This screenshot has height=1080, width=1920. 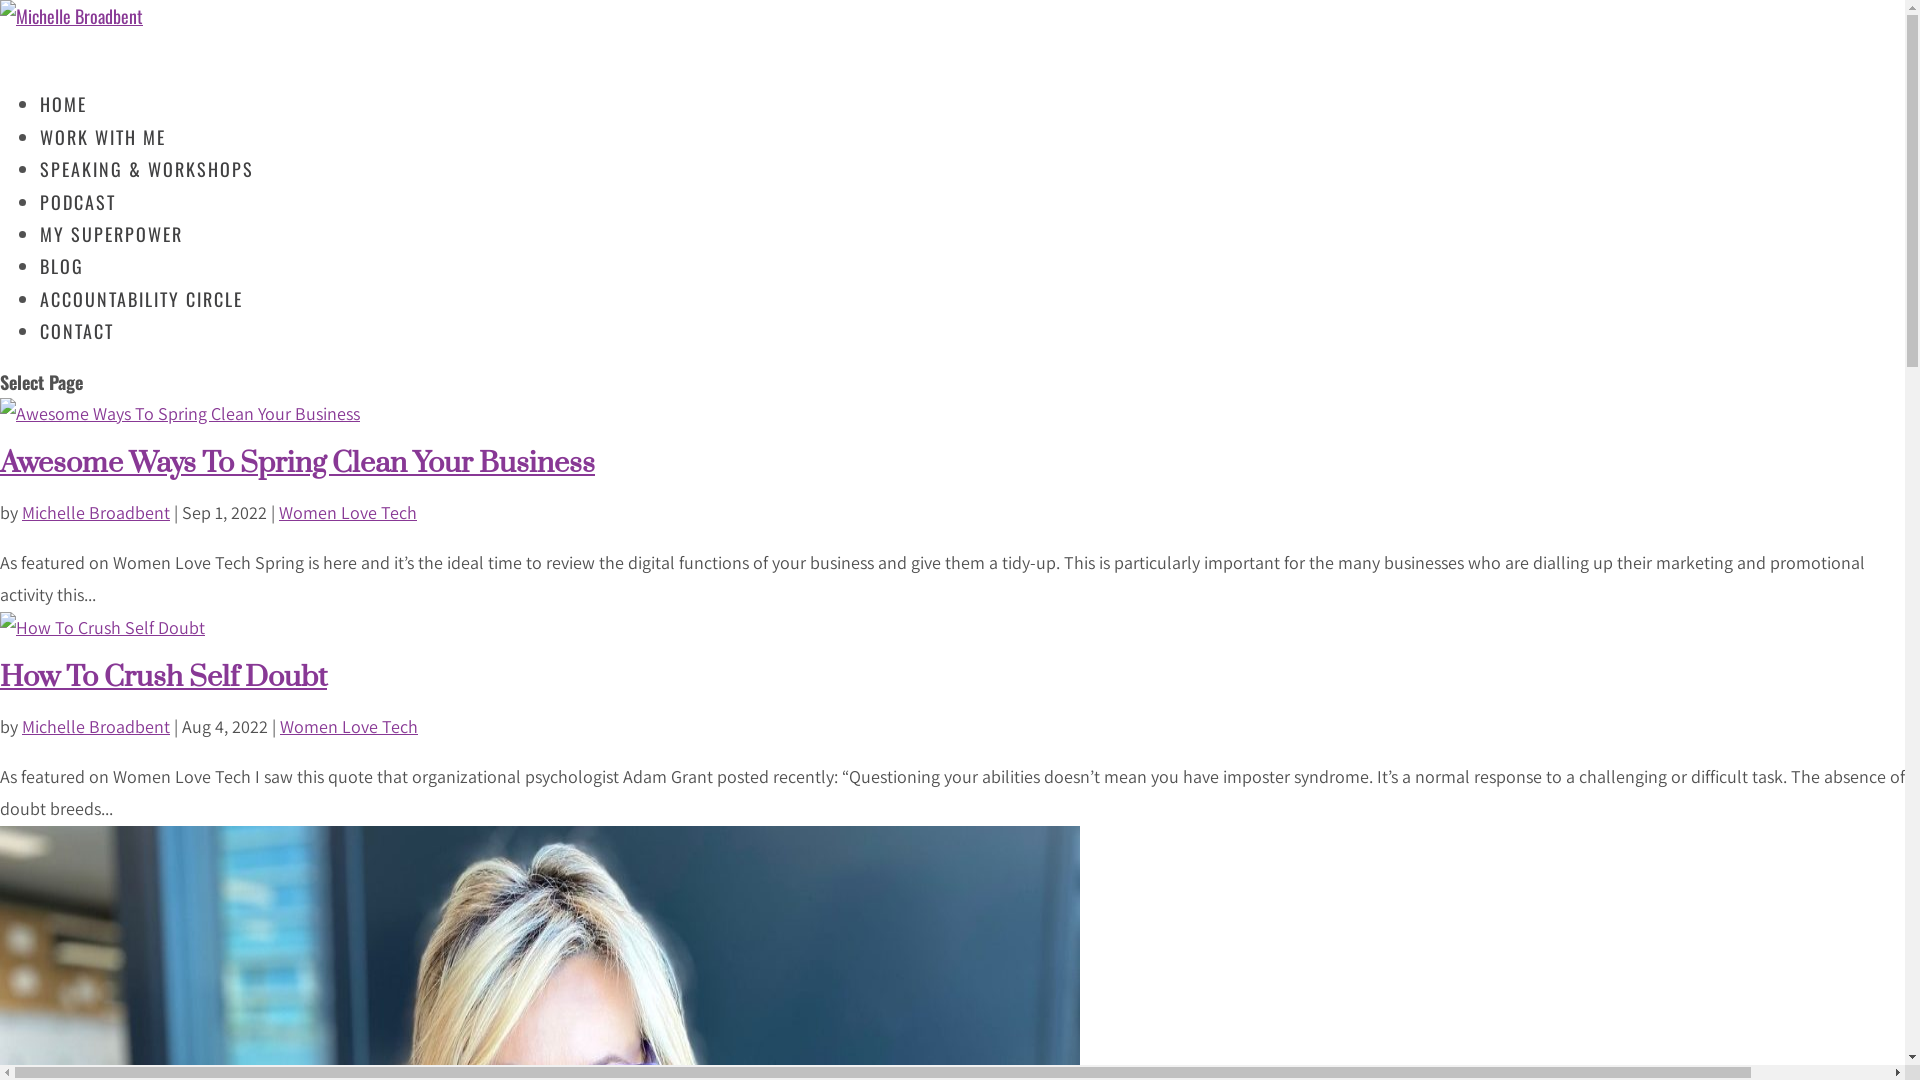 I want to click on 'SPEAKING & WORKSHOPS', so click(x=146, y=188).